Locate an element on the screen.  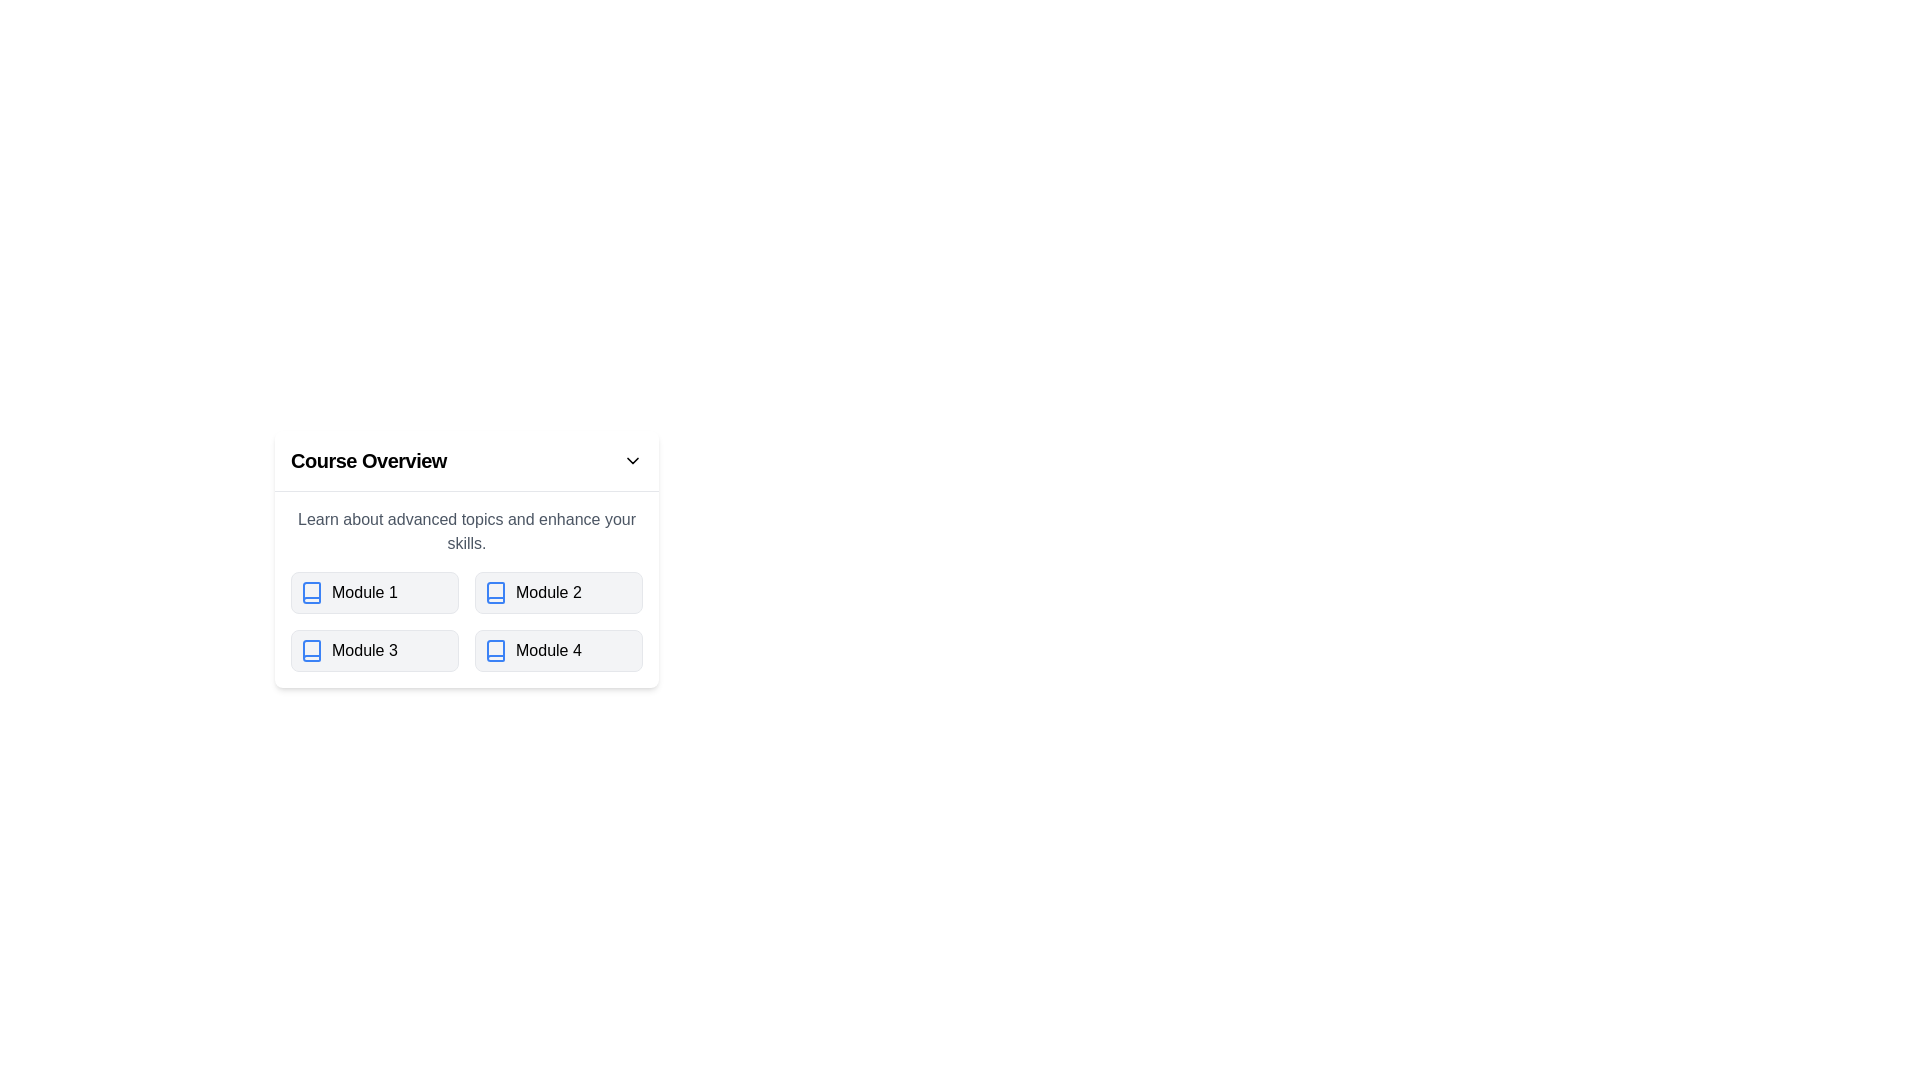
the text label indicating the third module in the learning sequence, located in the lower-left quadrant of the module selection area is located at coordinates (364, 651).